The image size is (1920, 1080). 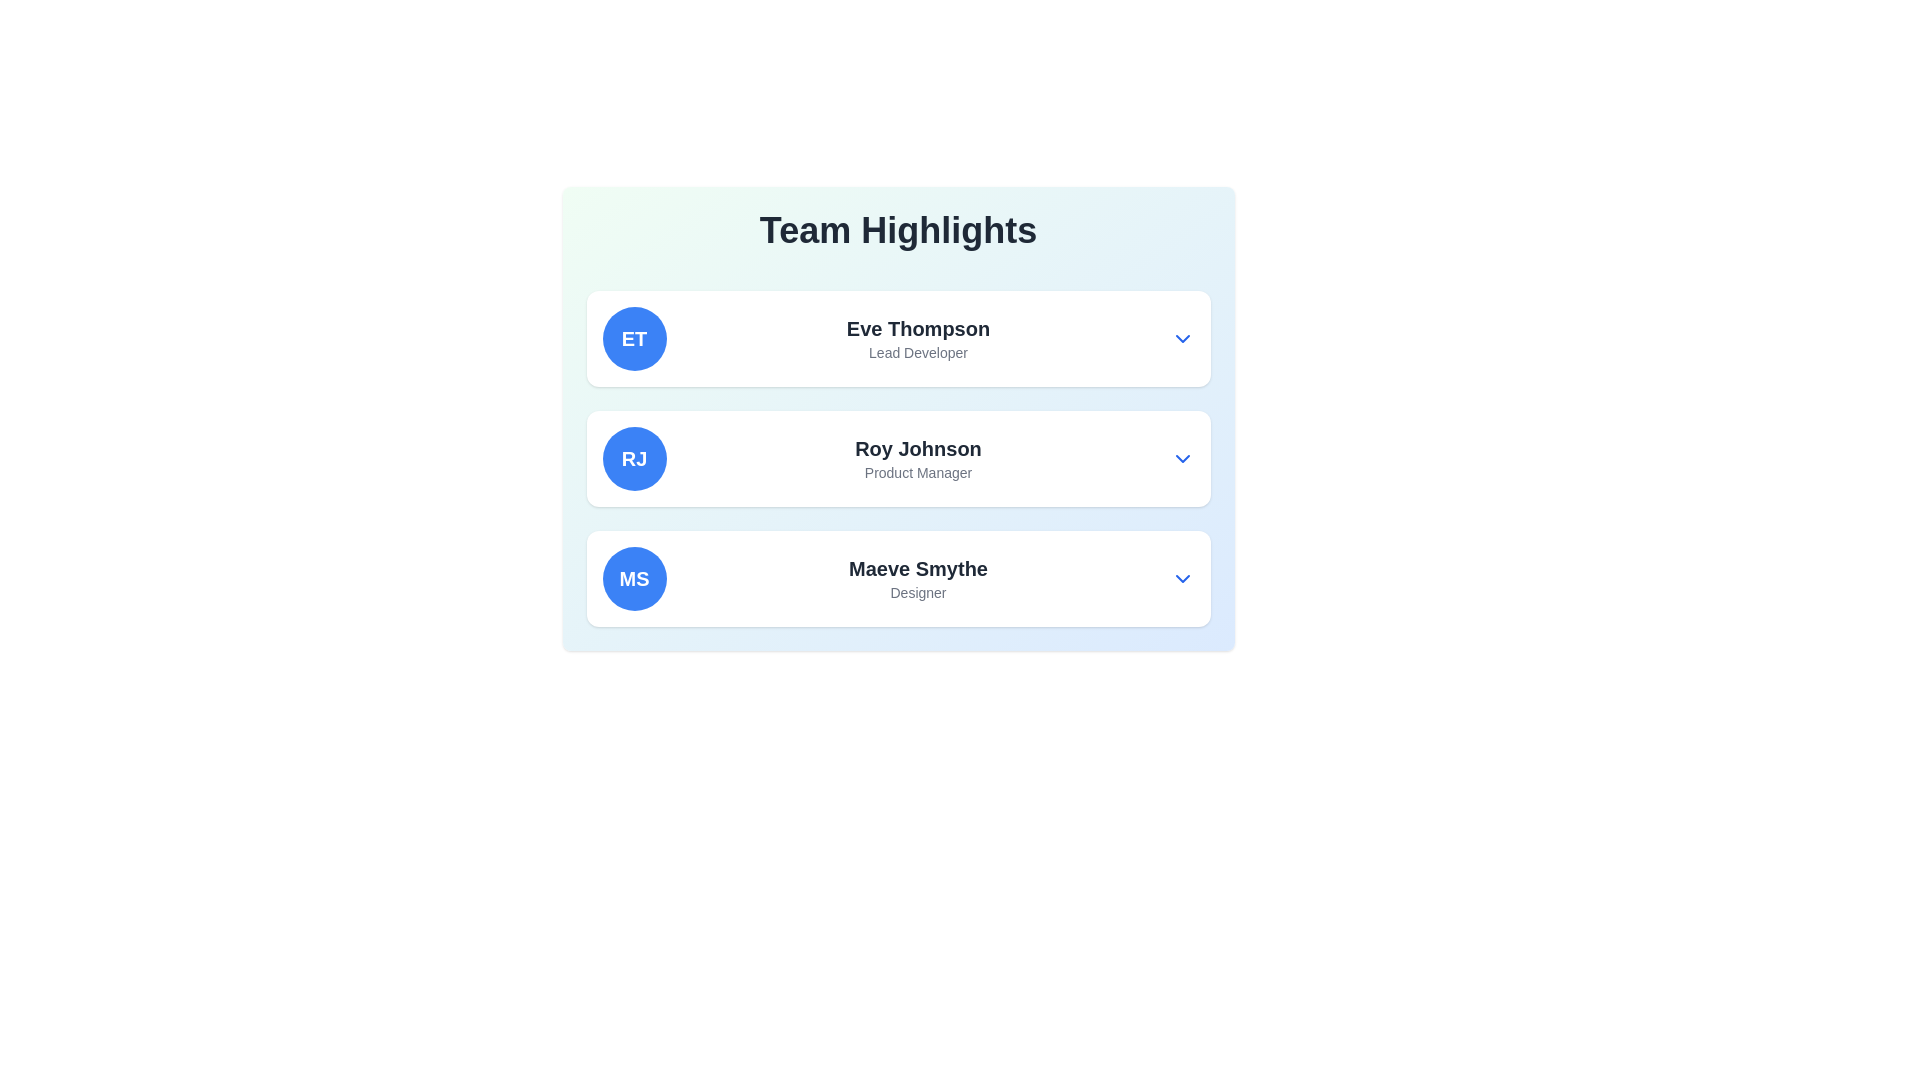 What do you see at coordinates (917, 338) in the screenshot?
I see `the Text Display element that shows 'Eve Thompson' in bold and 'Lead Developer' in a smaller font, located in the first card under the 'Team Highlights' section` at bounding box center [917, 338].